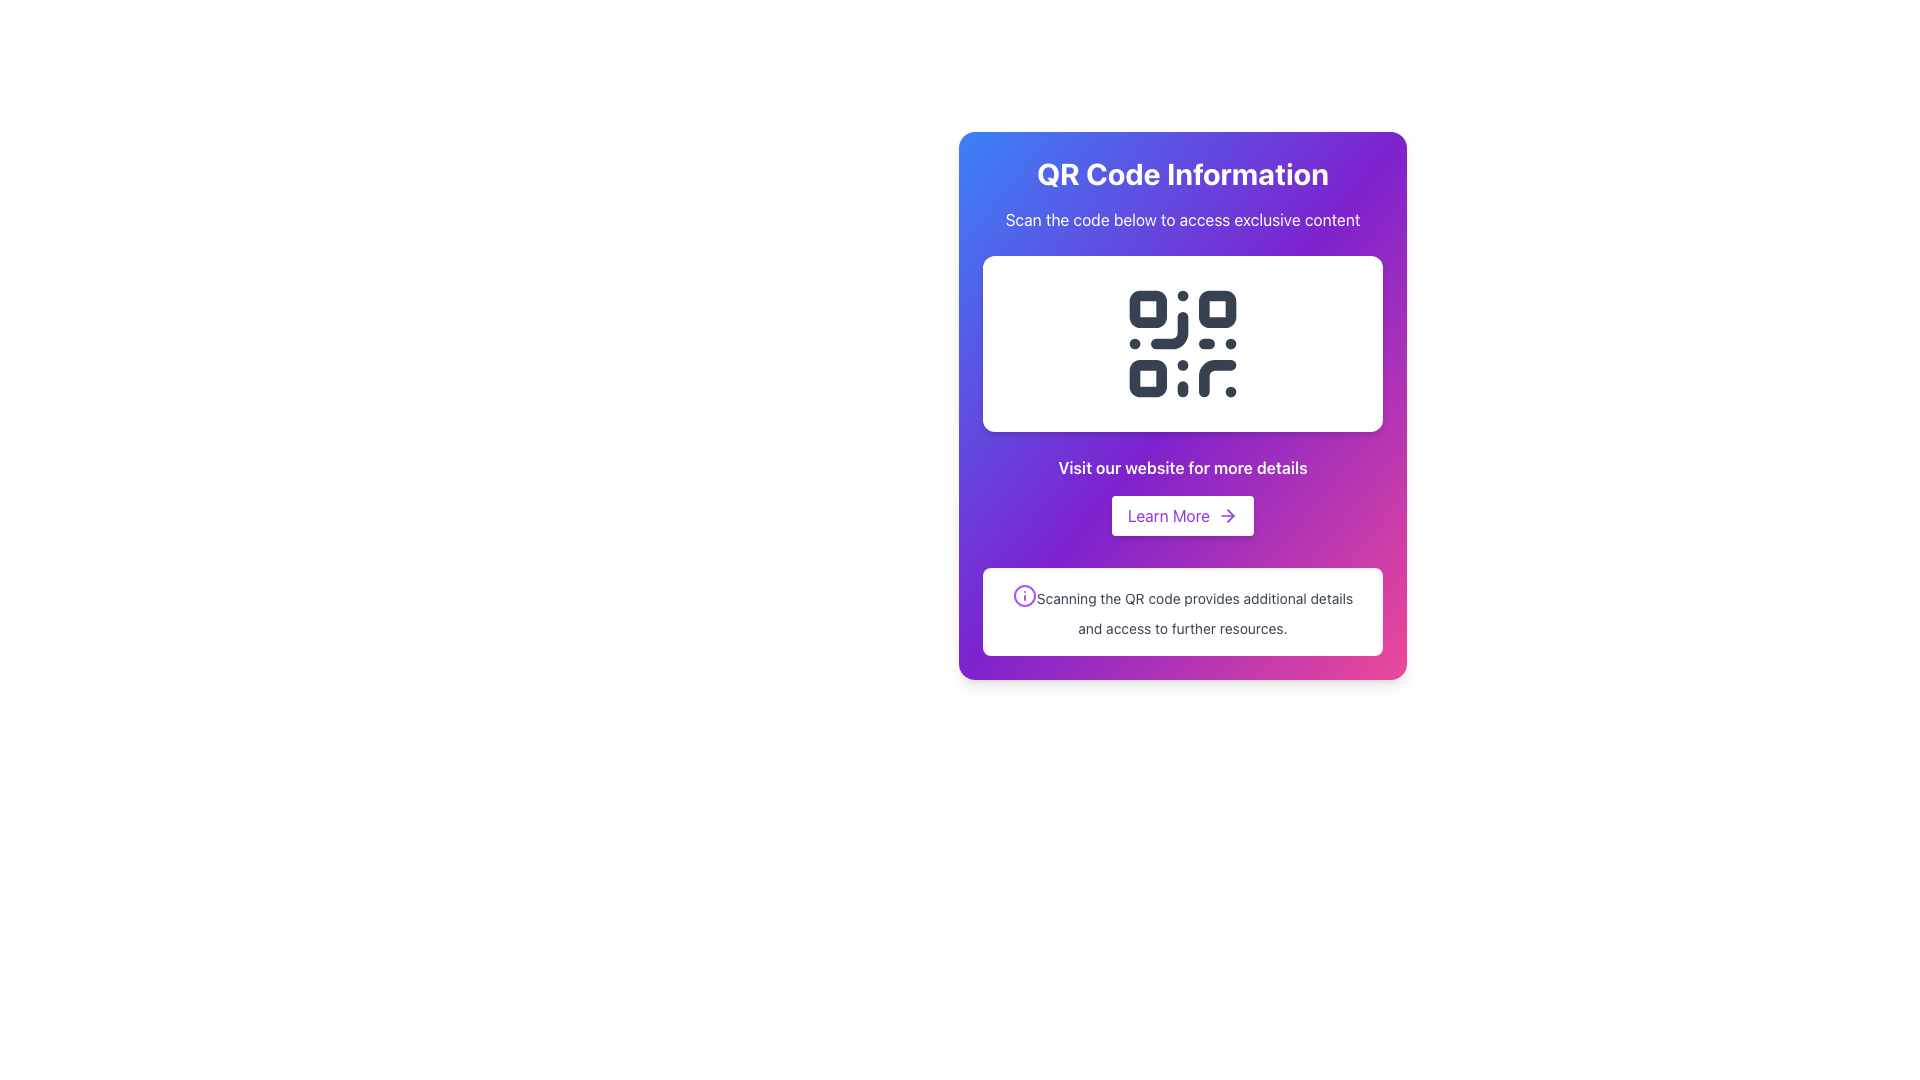  I want to click on the 'Learn More' button, which has a purple border, rounded corners, and a white background, so click(1182, 515).